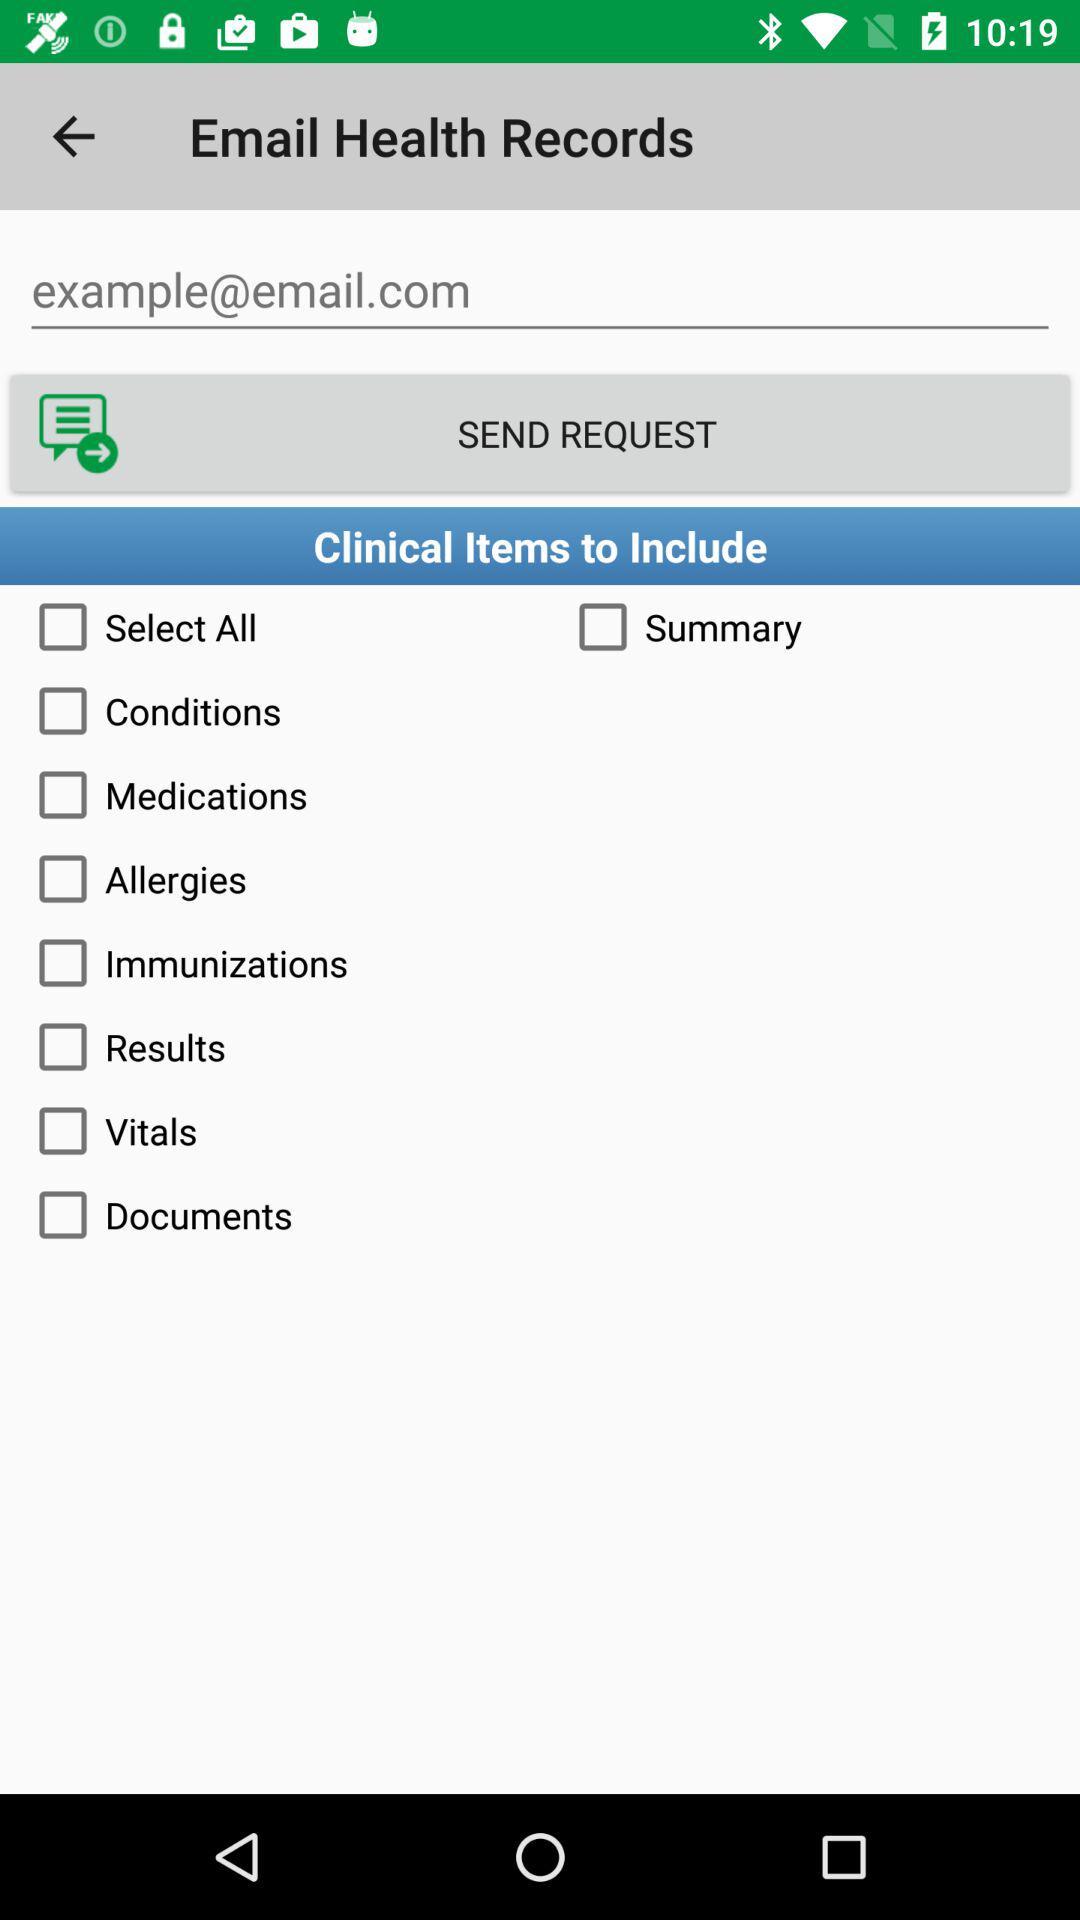  Describe the element at coordinates (540, 710) in the screenshot. I see `the conditions icon` at that location.